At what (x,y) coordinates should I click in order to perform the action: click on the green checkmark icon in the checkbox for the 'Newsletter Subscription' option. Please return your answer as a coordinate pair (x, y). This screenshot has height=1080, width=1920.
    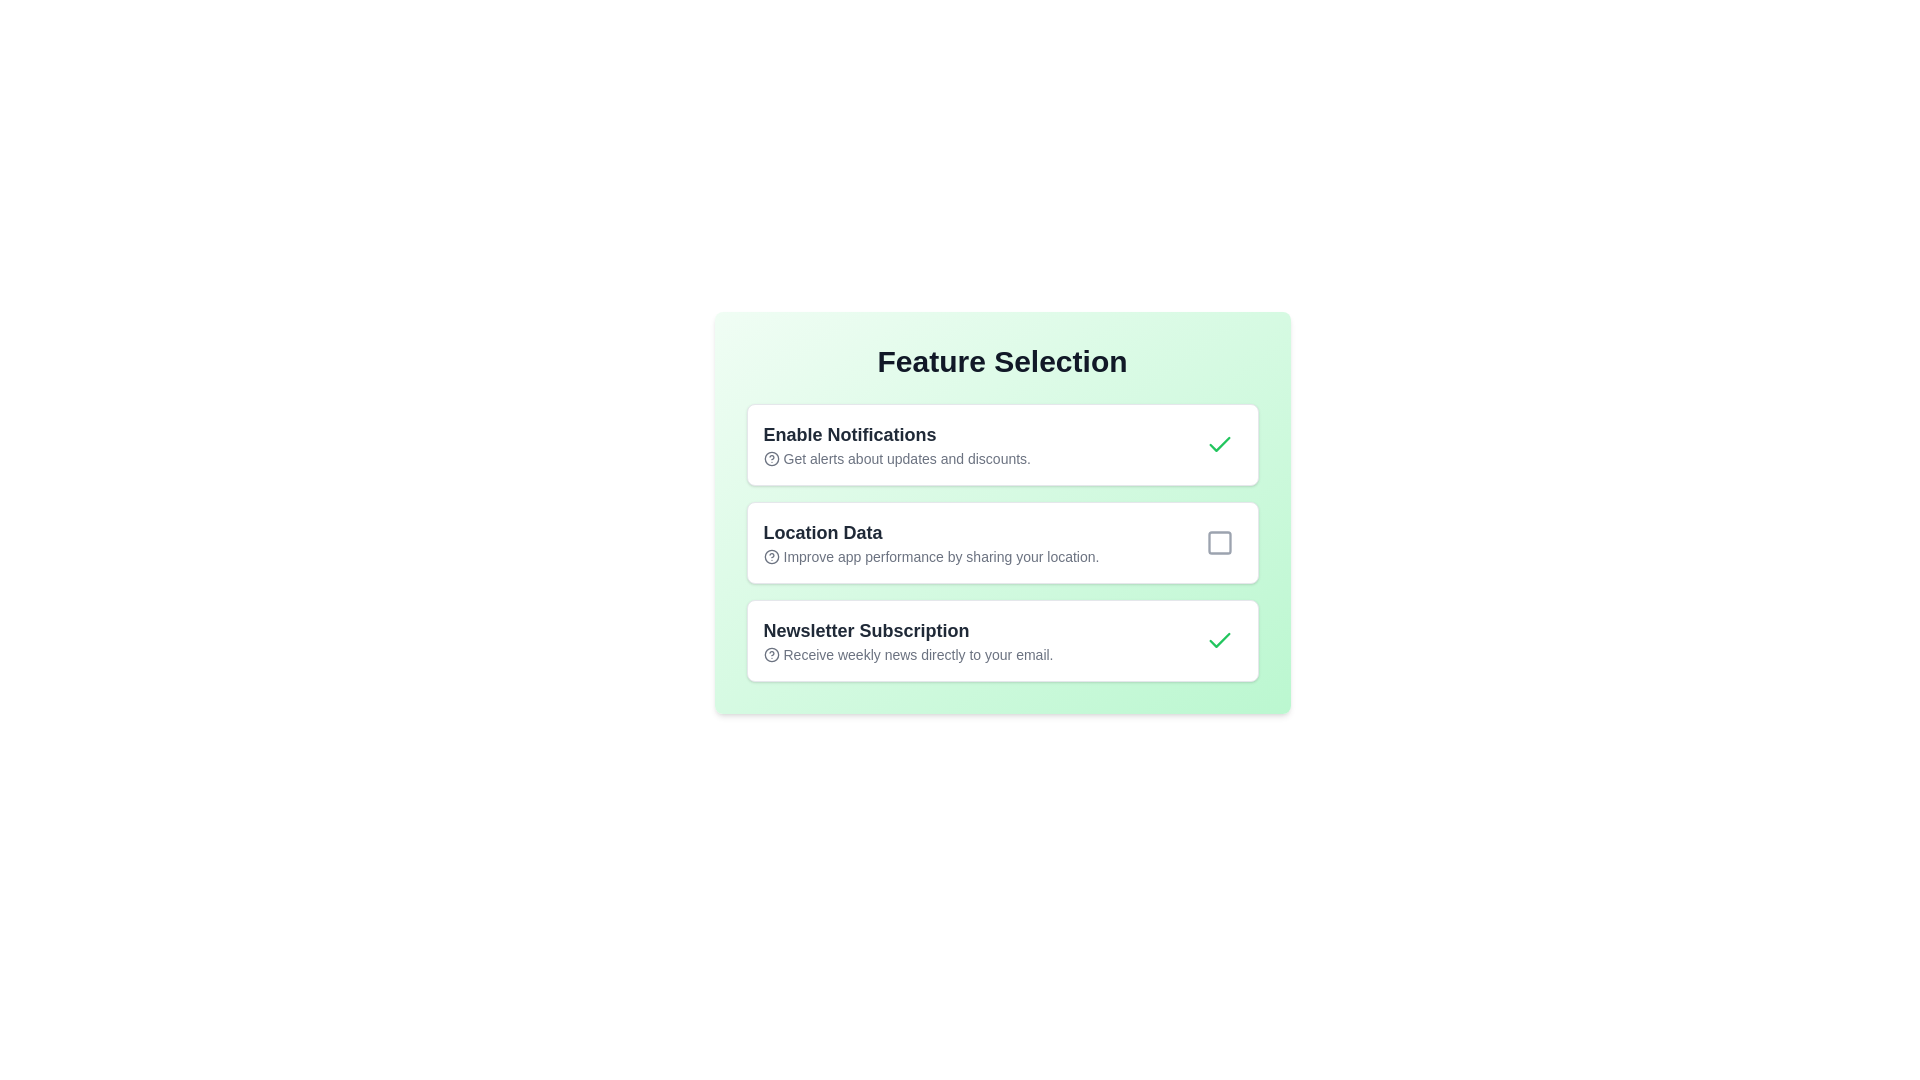
    Looking at the image, I should click on (1218, 640).